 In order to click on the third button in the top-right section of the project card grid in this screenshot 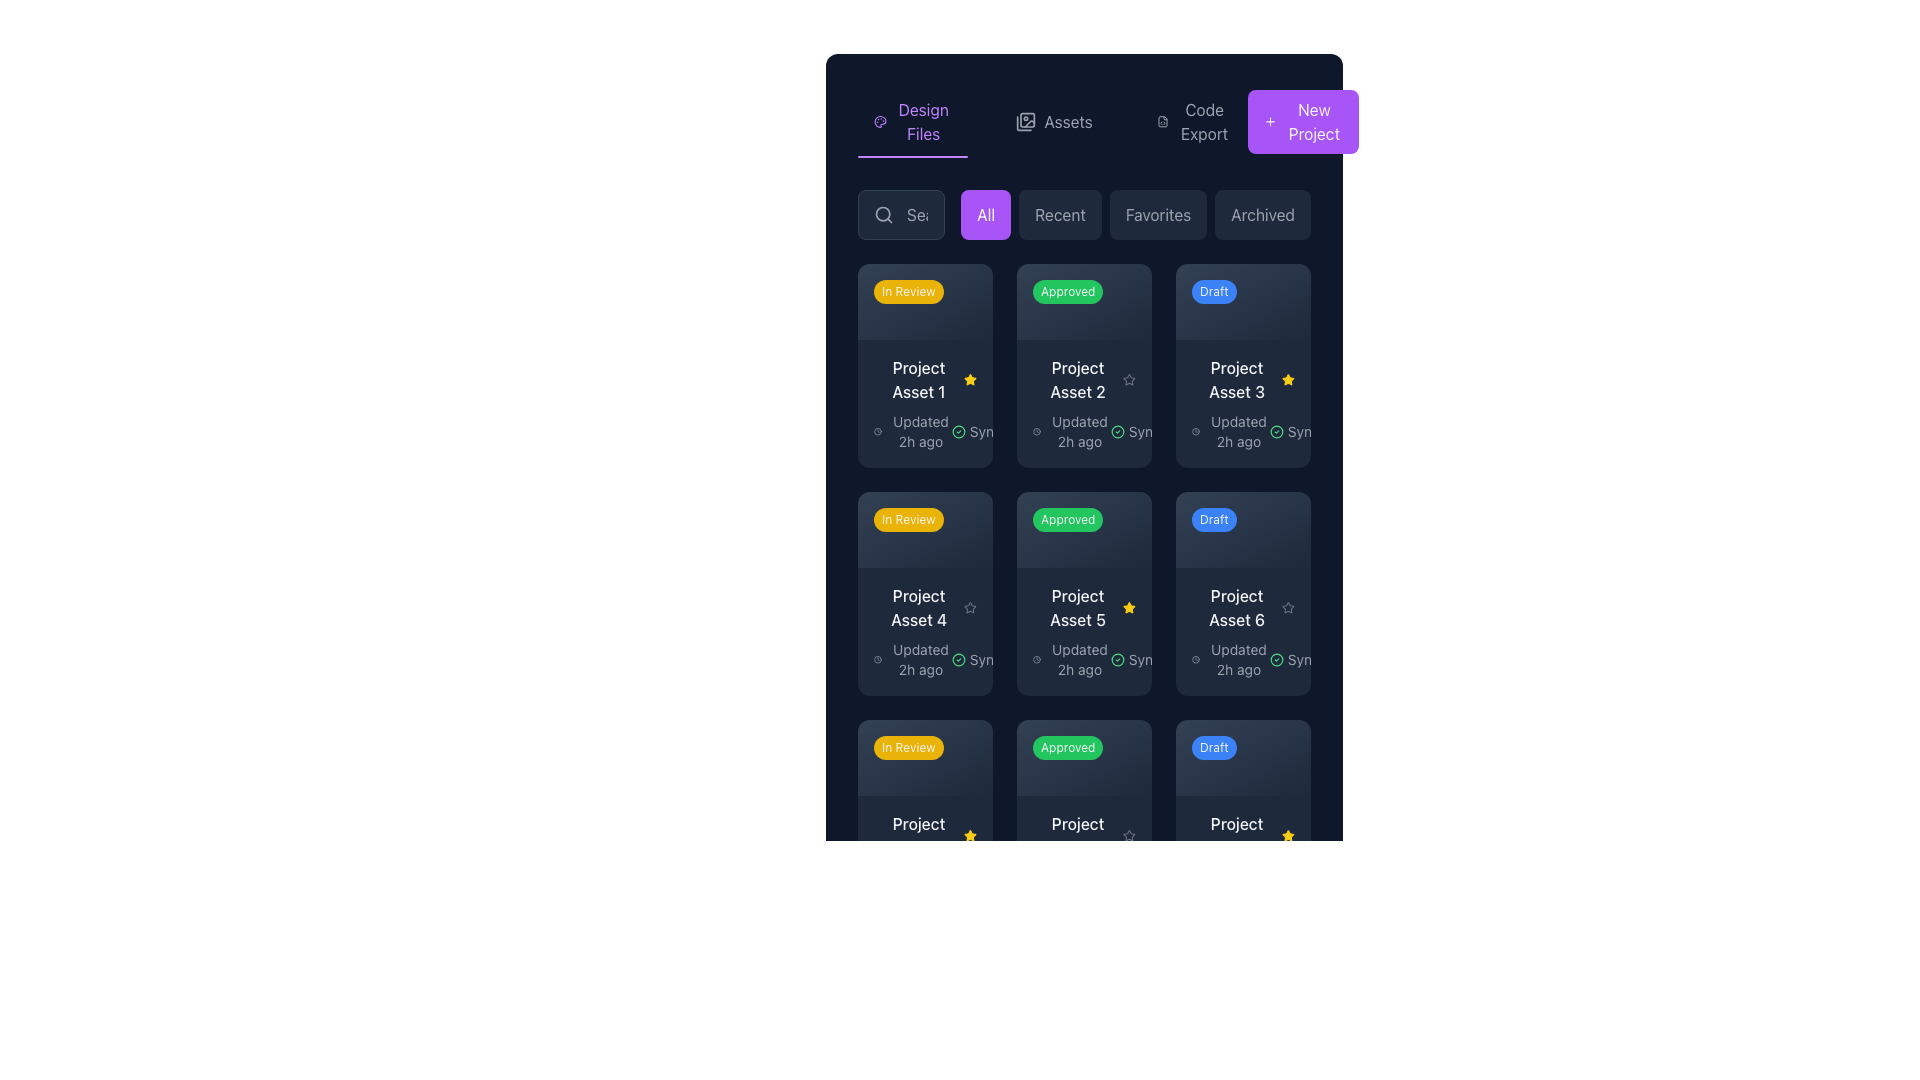, I will do `click(1277, 296)`.